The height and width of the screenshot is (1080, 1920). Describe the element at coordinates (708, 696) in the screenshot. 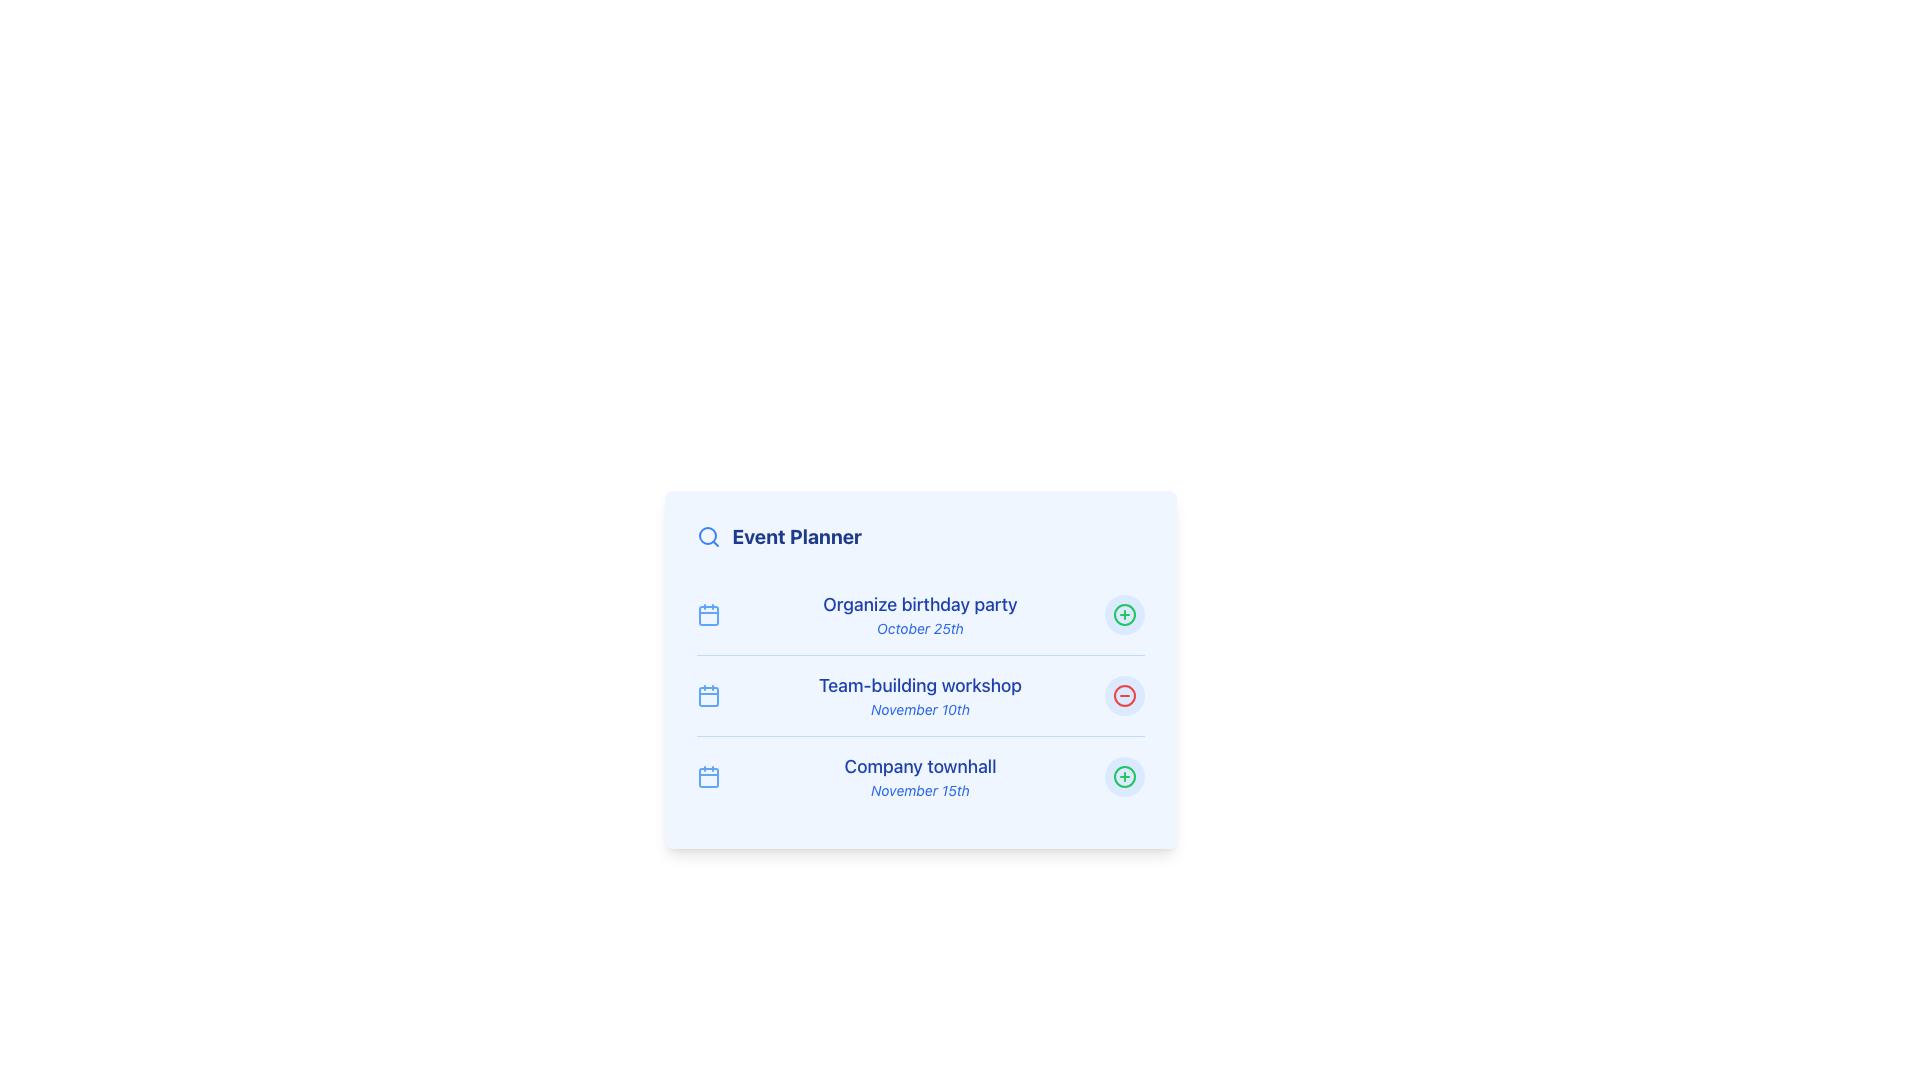

I see `the calendar icon located to the left of the 'Team-building workshop' event title in the second row of the event list` at that location.